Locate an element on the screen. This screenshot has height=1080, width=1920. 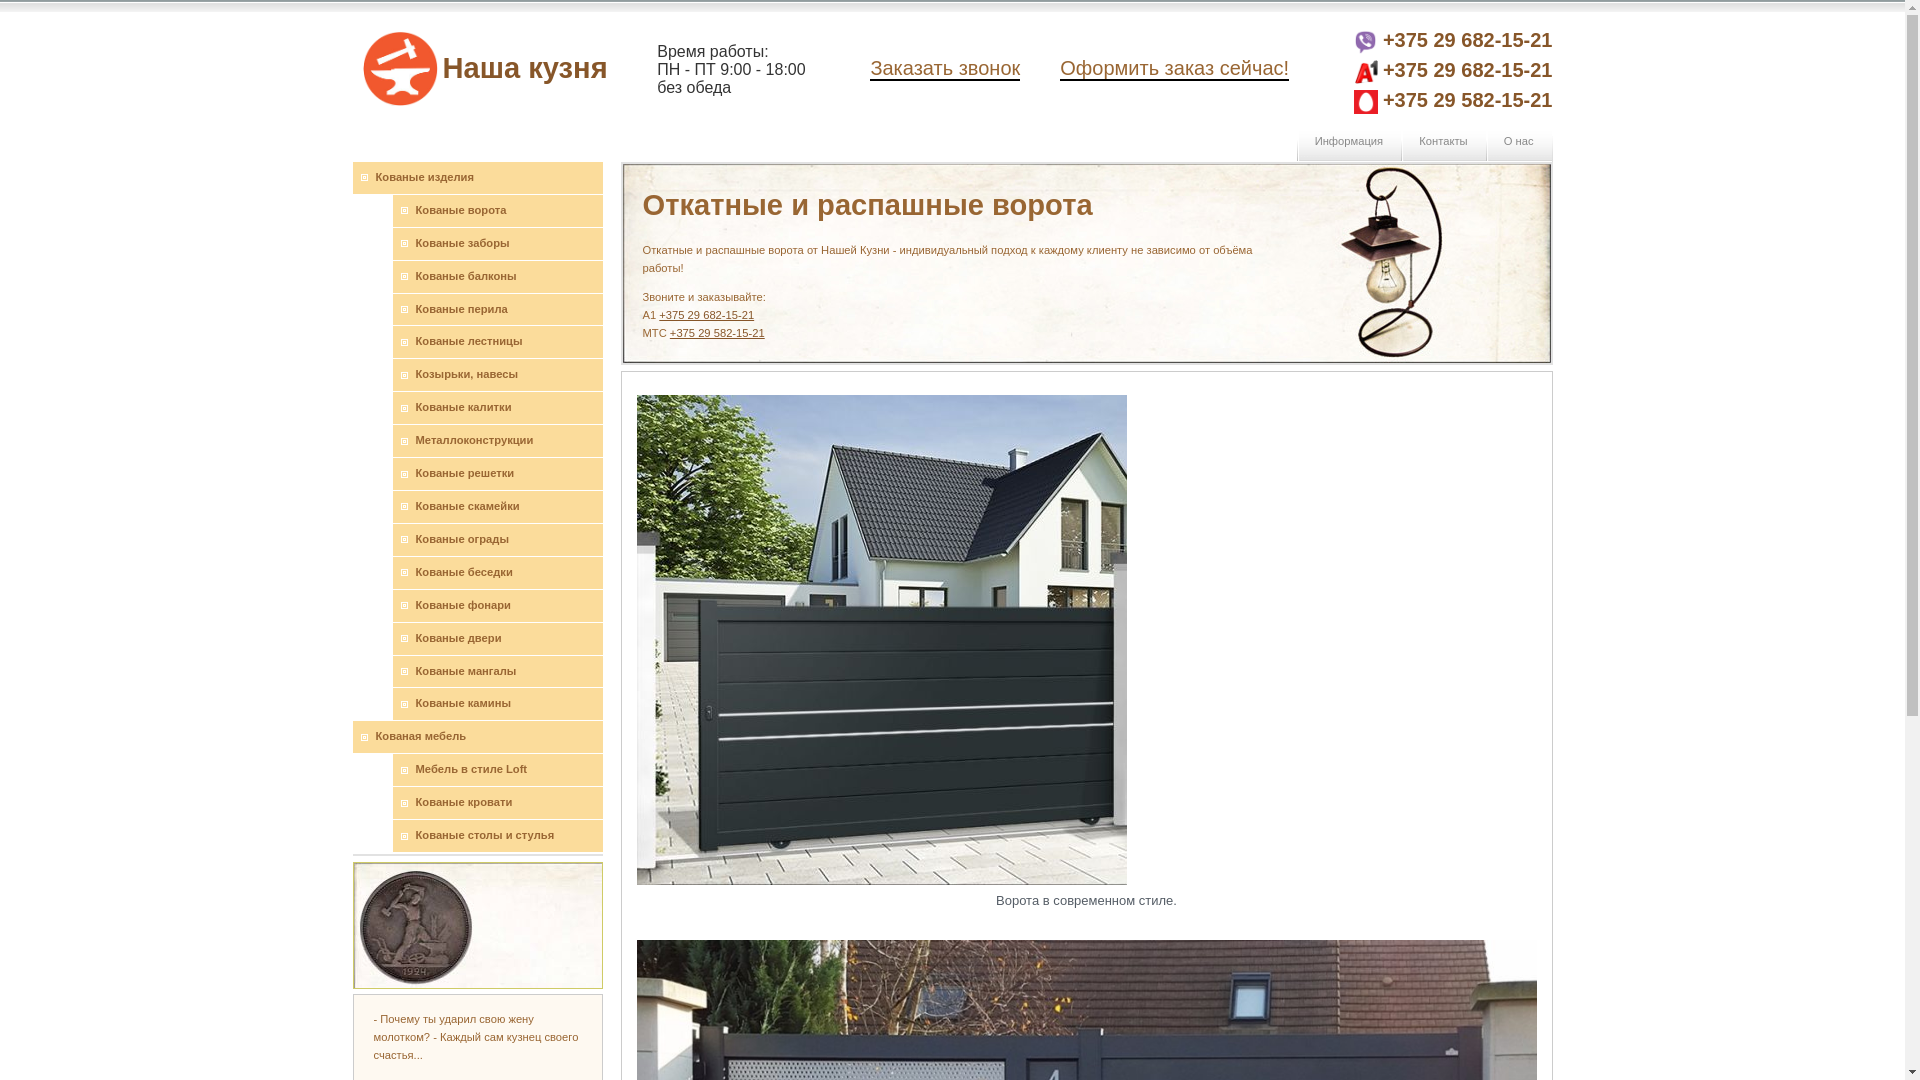
'+375 29 682-15-21' is located at coordinates (1468, 39).